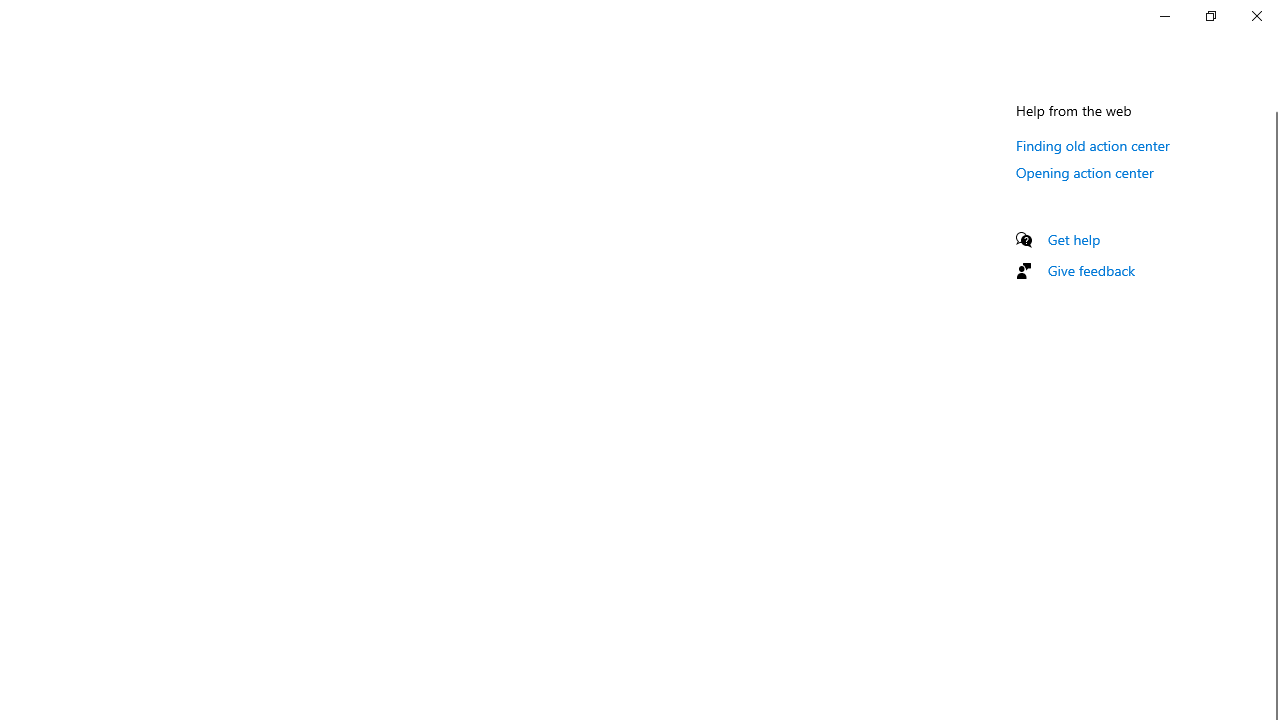 Image resolution: width=1280 pixels, height=720 pixels. Describe the element at coordinates (1084, 171) in the screenshot. I see `'Opening action center'` at that location.